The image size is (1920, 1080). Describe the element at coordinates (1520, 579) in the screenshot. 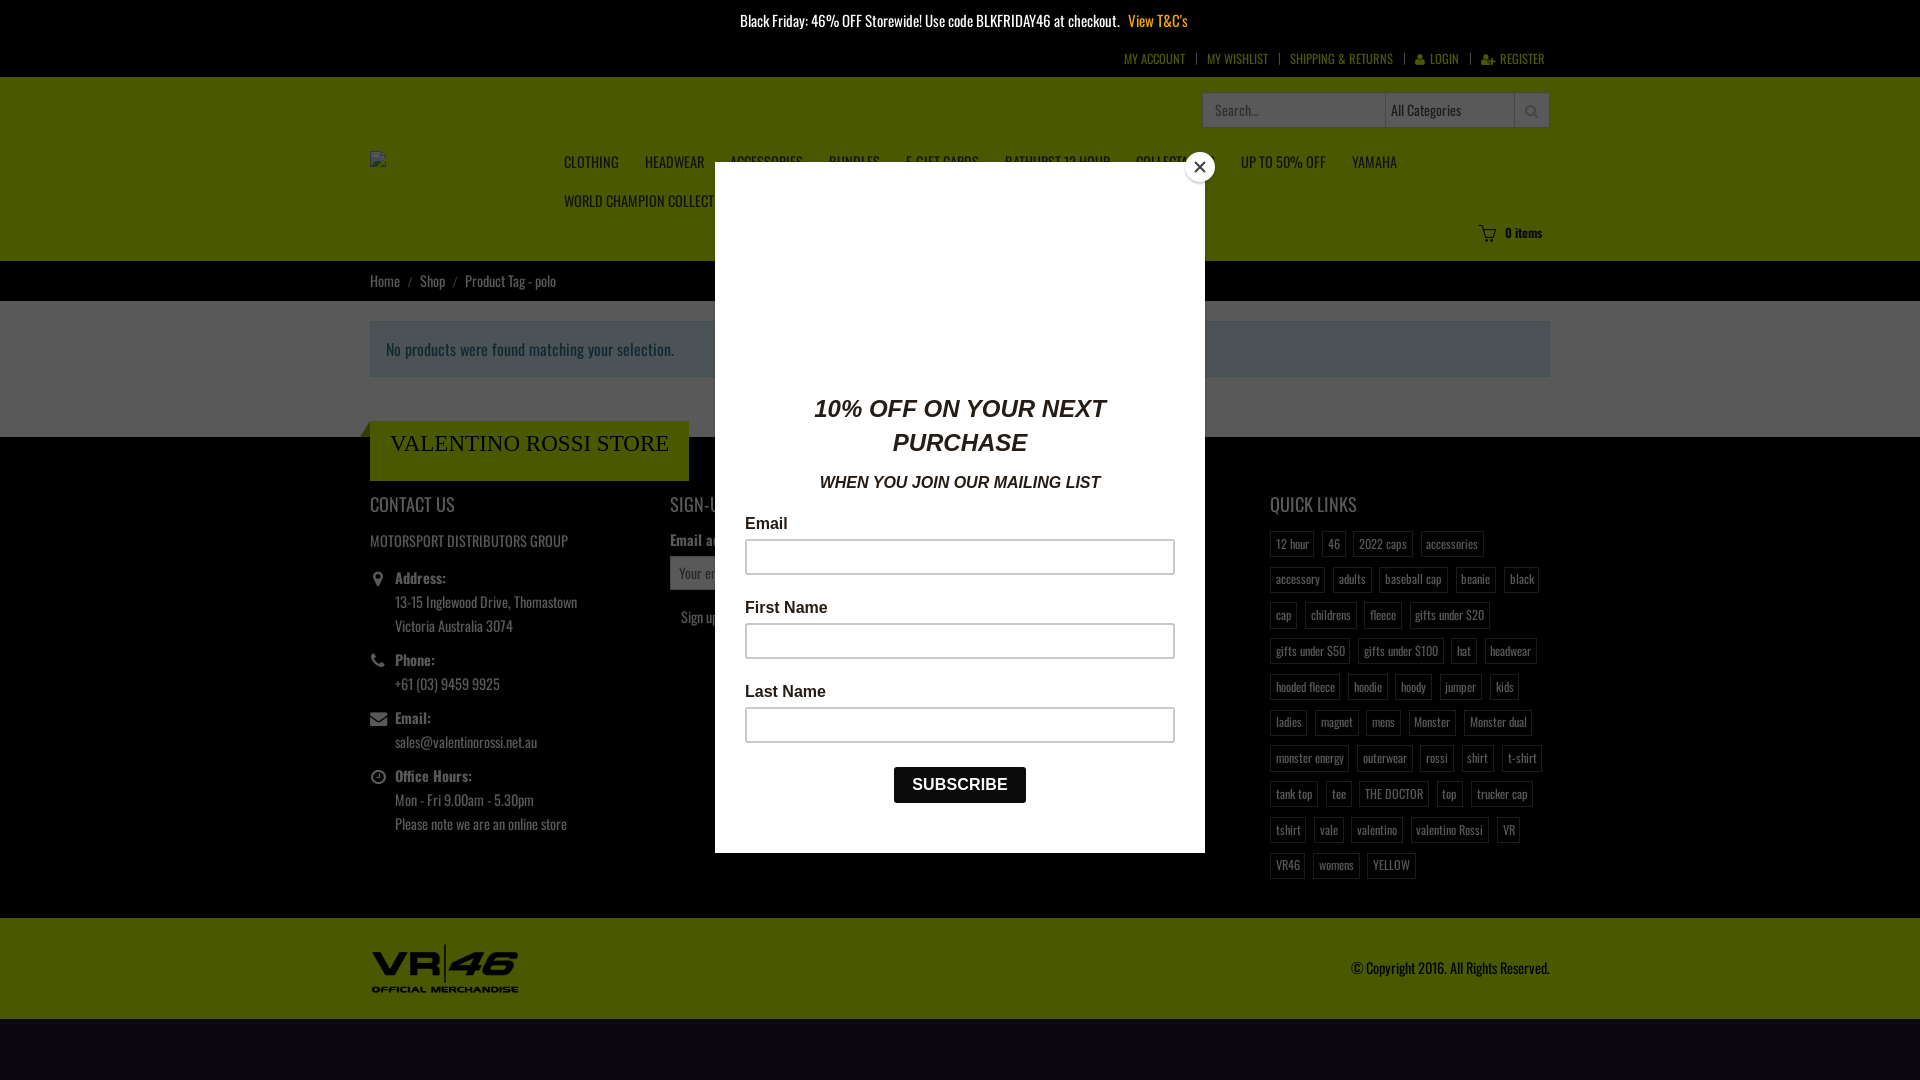

I see `'black'` at that location.